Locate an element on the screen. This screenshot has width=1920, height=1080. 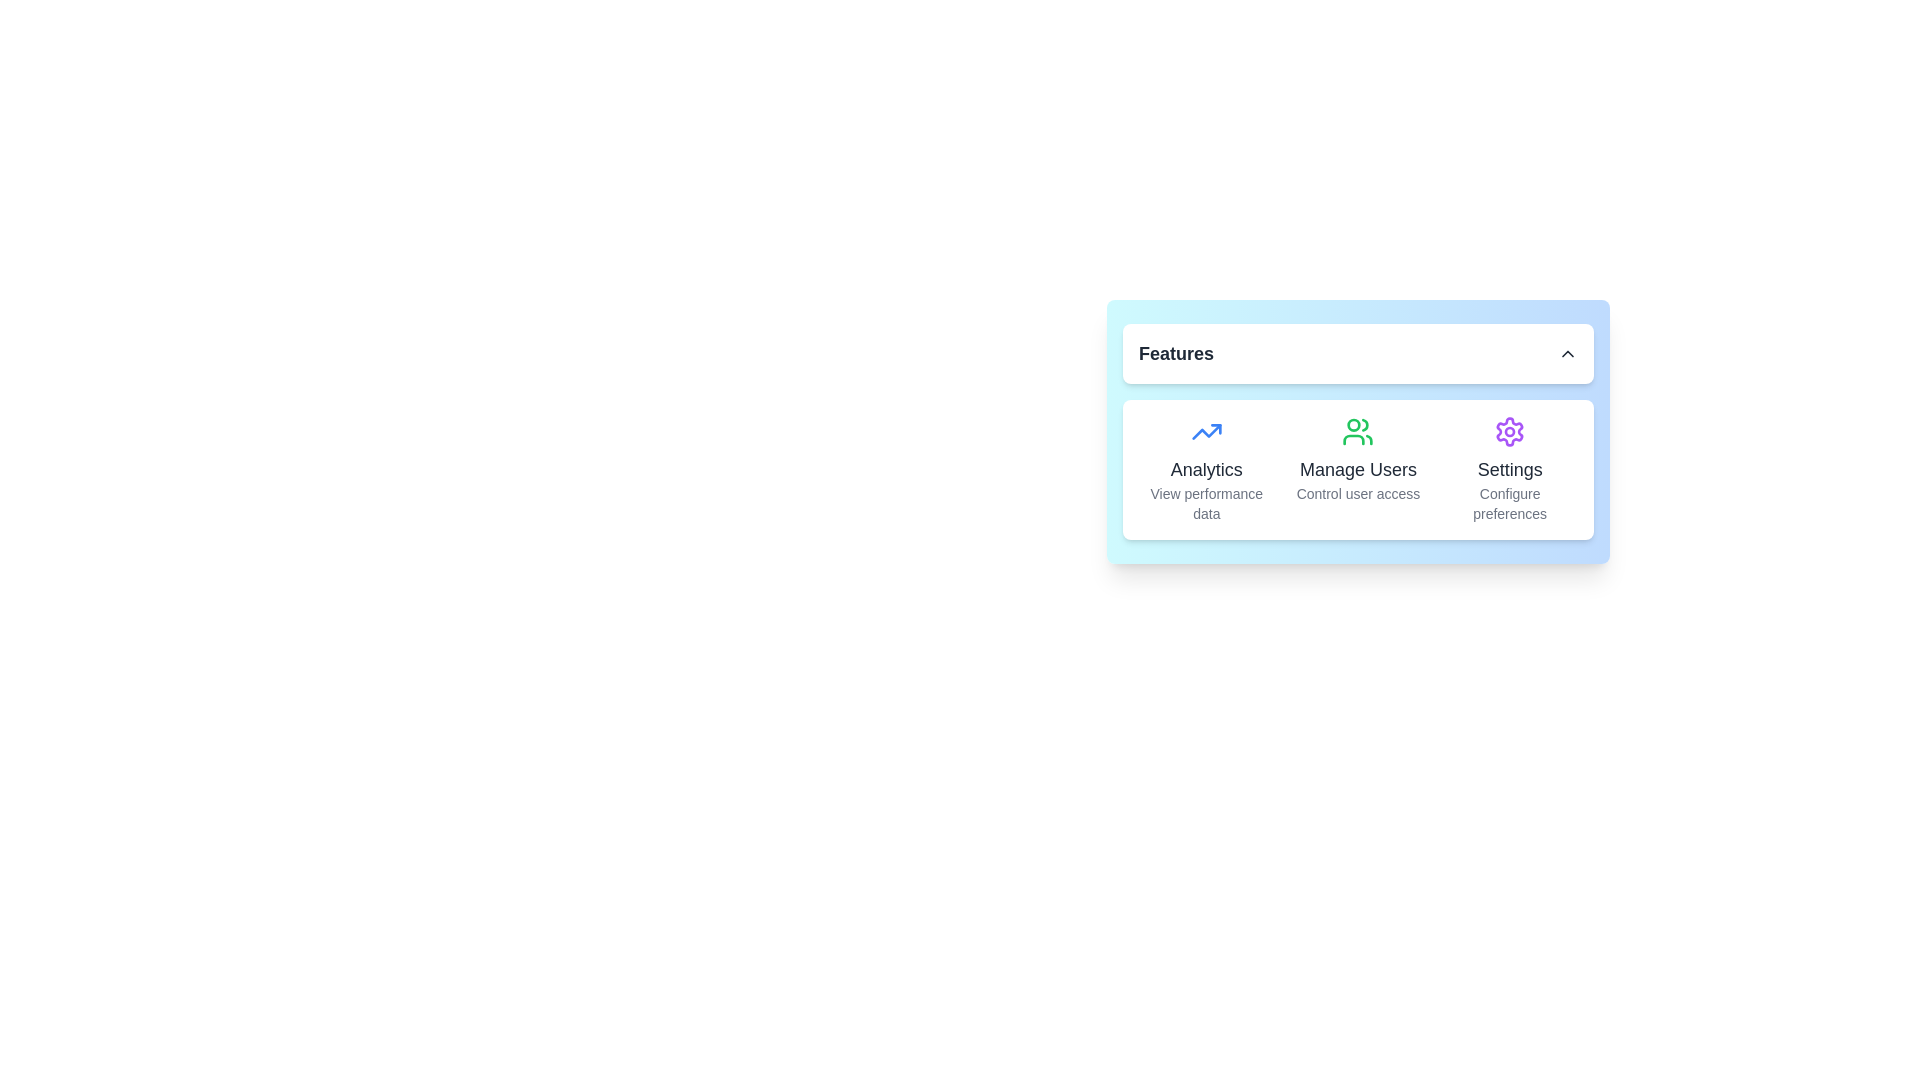
the label displaying 'Control user access' located below the 'Manage Users' heading in the Manage Users section is located at coordinates (1358, 493).